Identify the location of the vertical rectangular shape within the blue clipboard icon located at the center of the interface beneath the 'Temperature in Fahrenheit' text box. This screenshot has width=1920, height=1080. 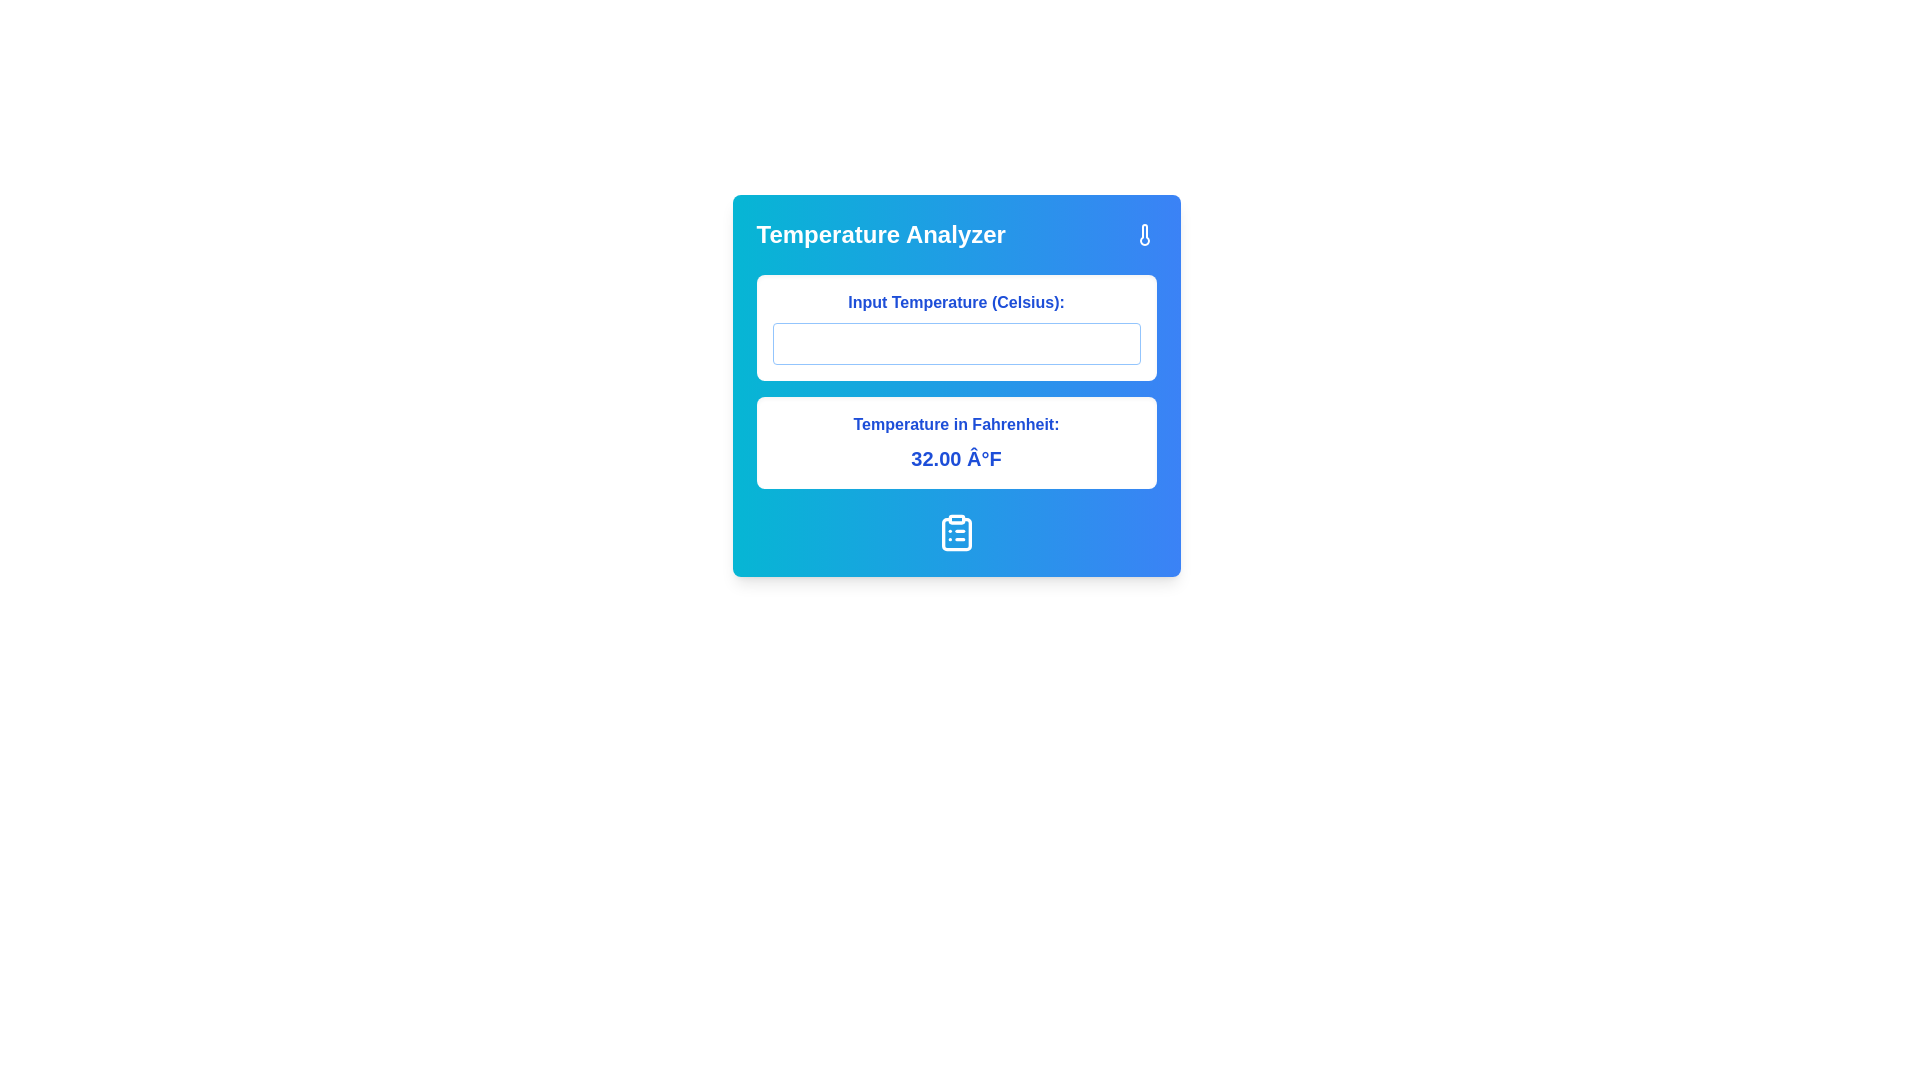
(955, 533).